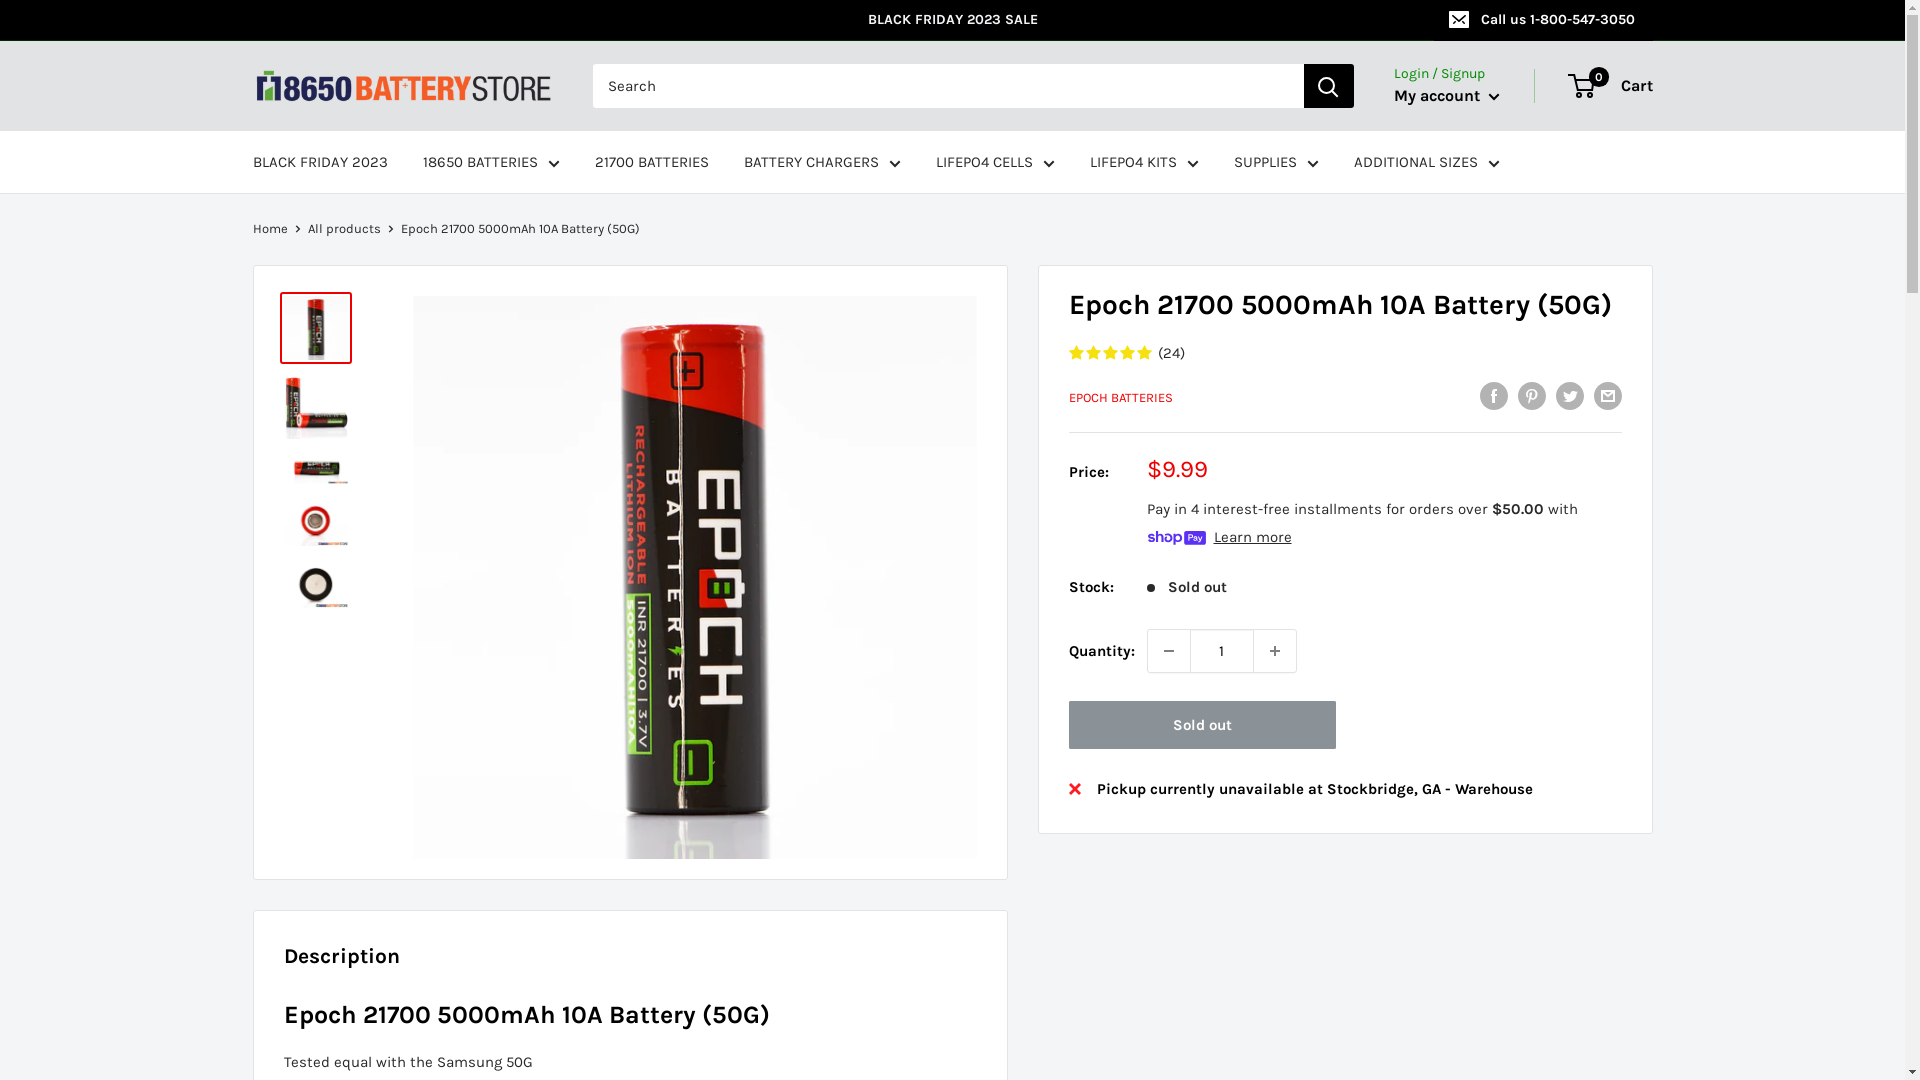  What do you see at coordinates (1275, 161) in the screenshot?
I see `'SUPPLIES'` at bounding box center [1275, 161].